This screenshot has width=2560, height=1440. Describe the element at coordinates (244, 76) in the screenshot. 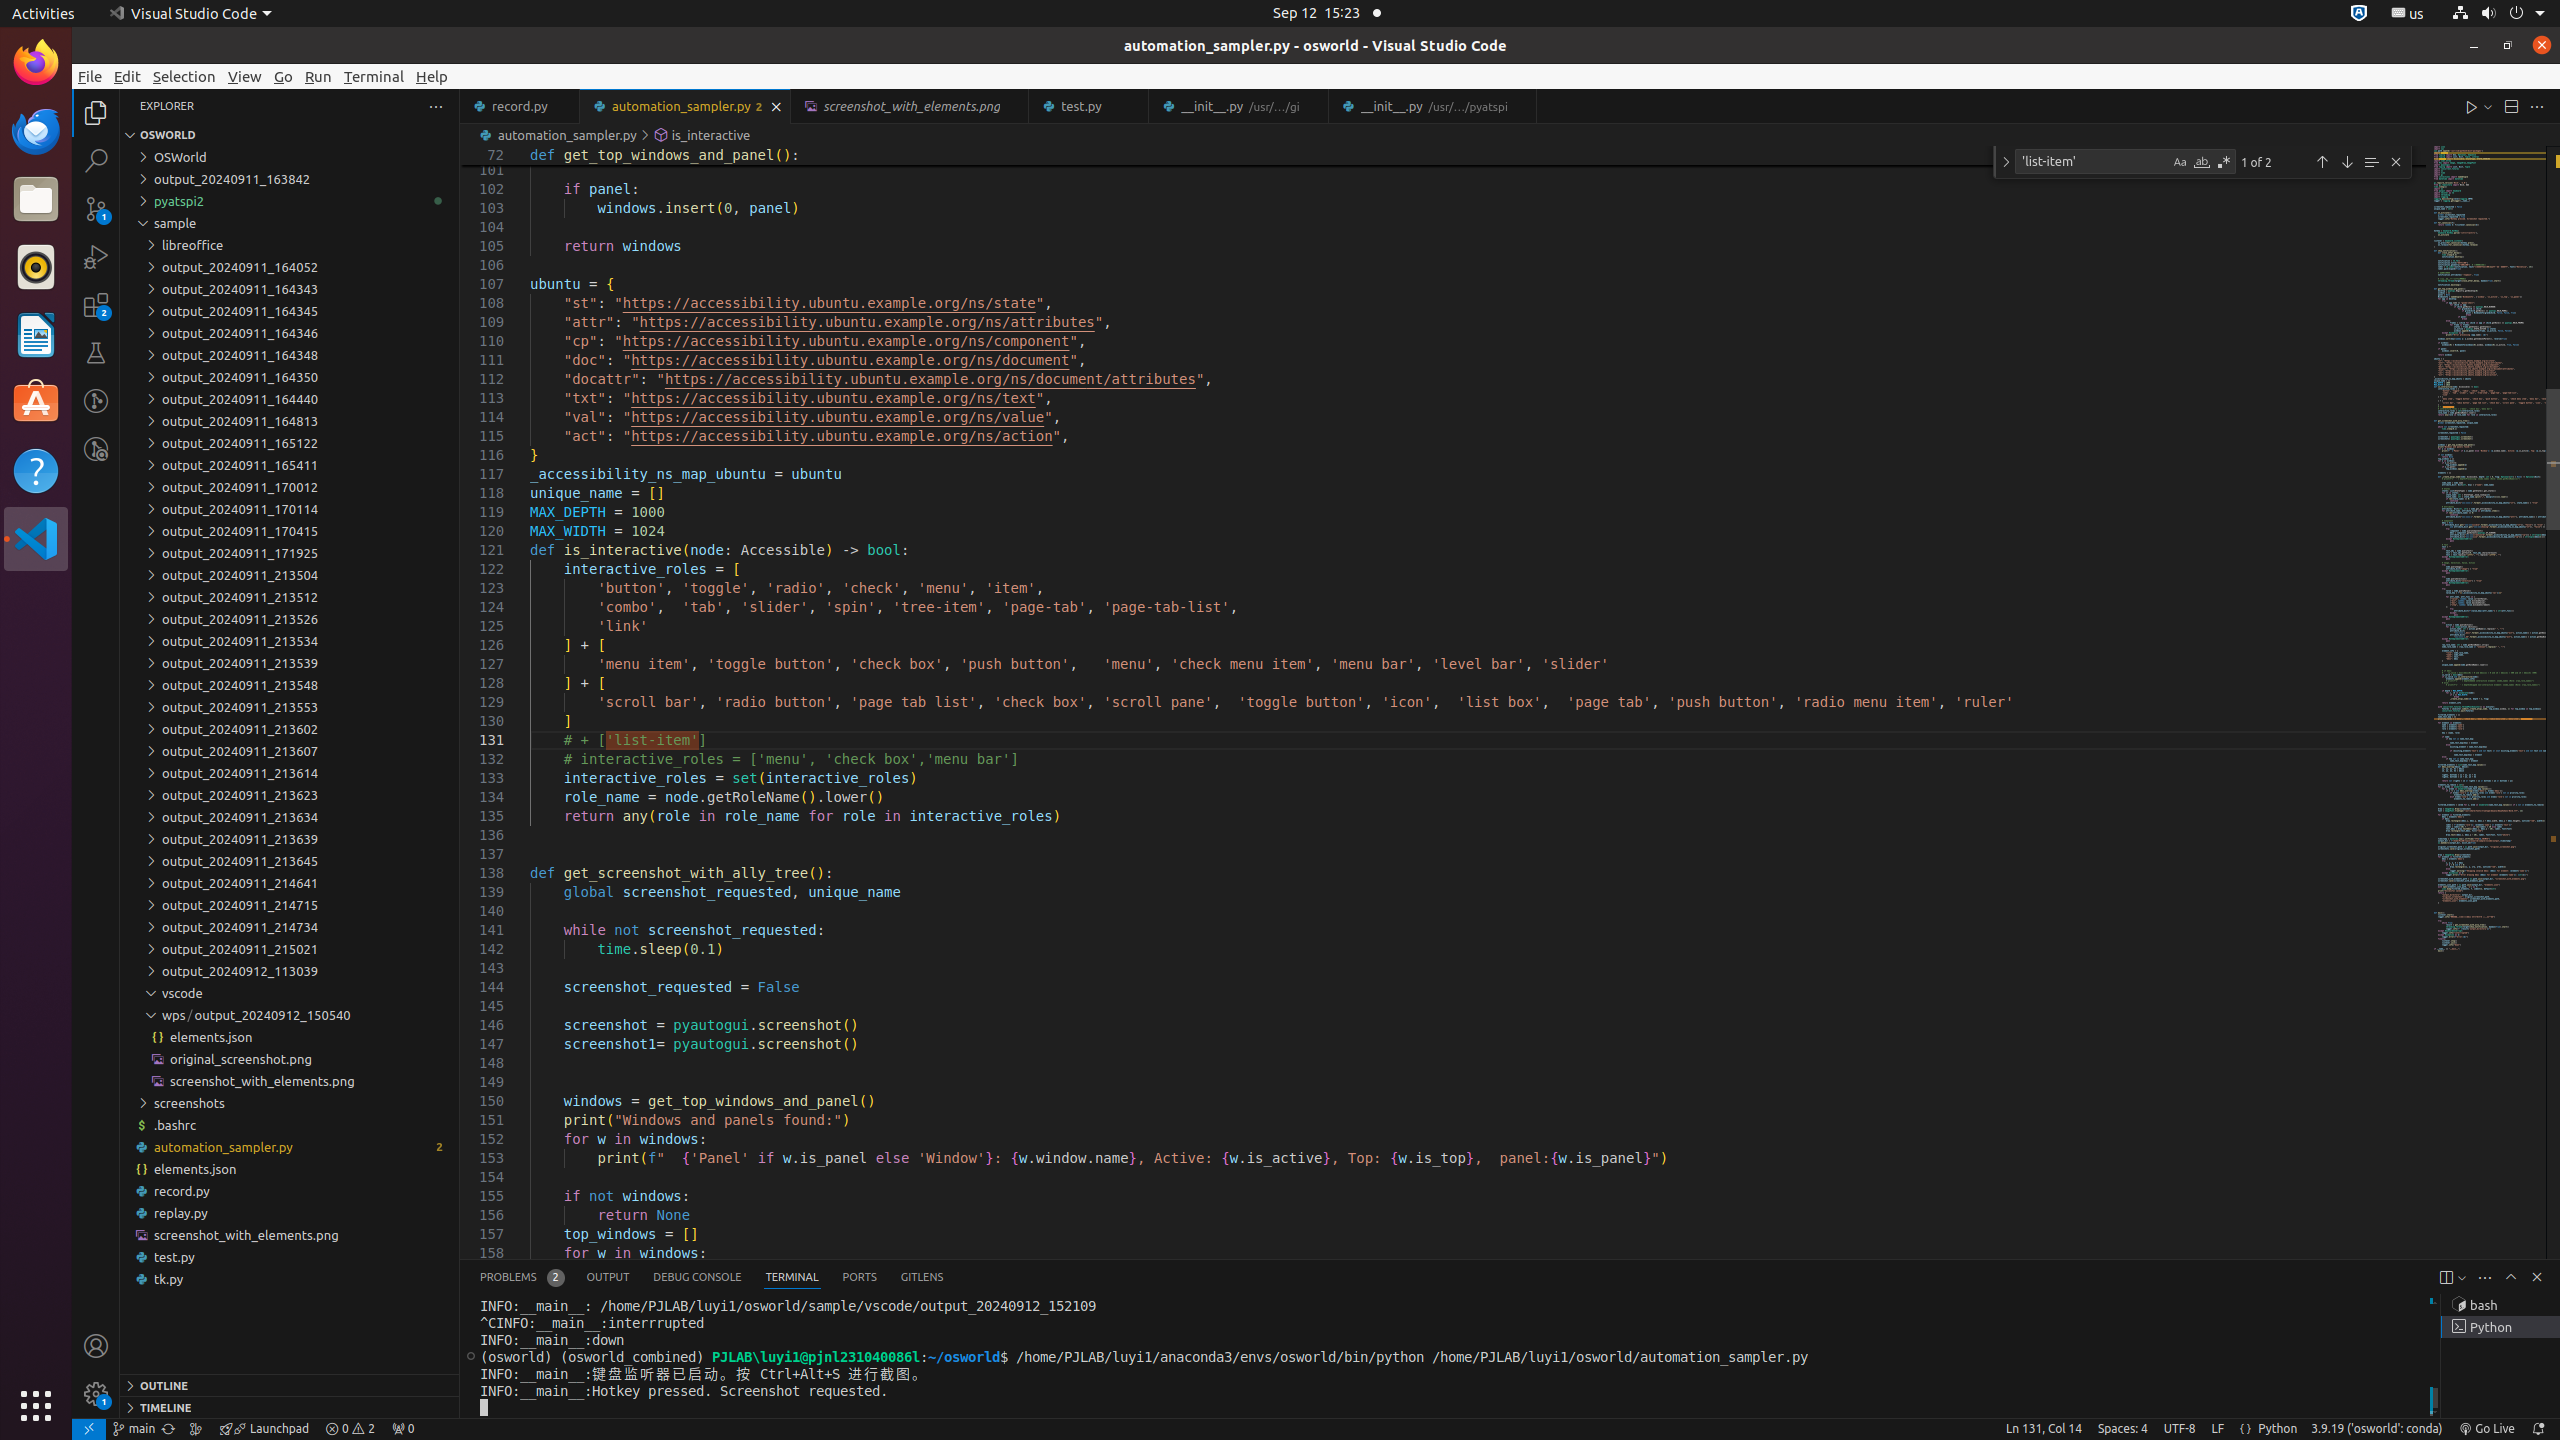

I see `'View'` at that location.